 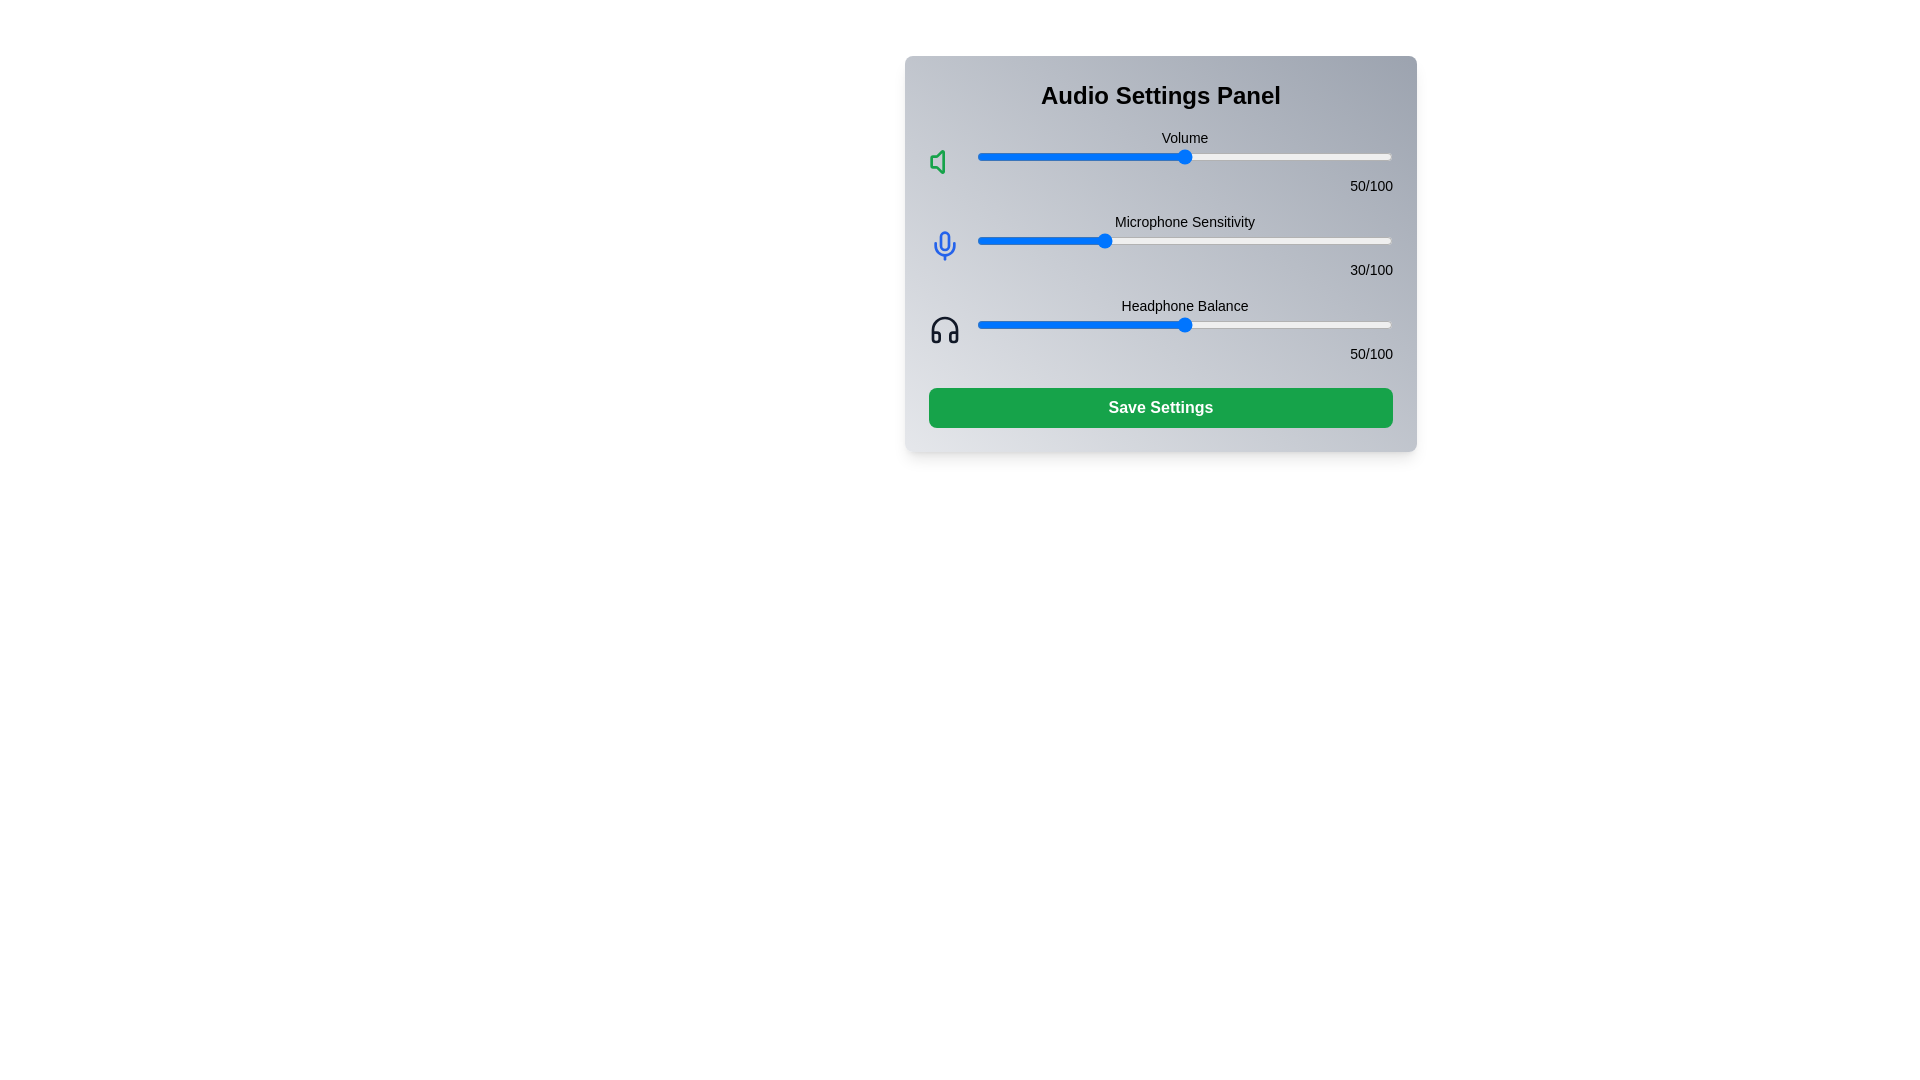 What do you see at coordinates (1122, 323) in the screenshot?
I see `the headphone balance` at bounding box center [1122, 323].